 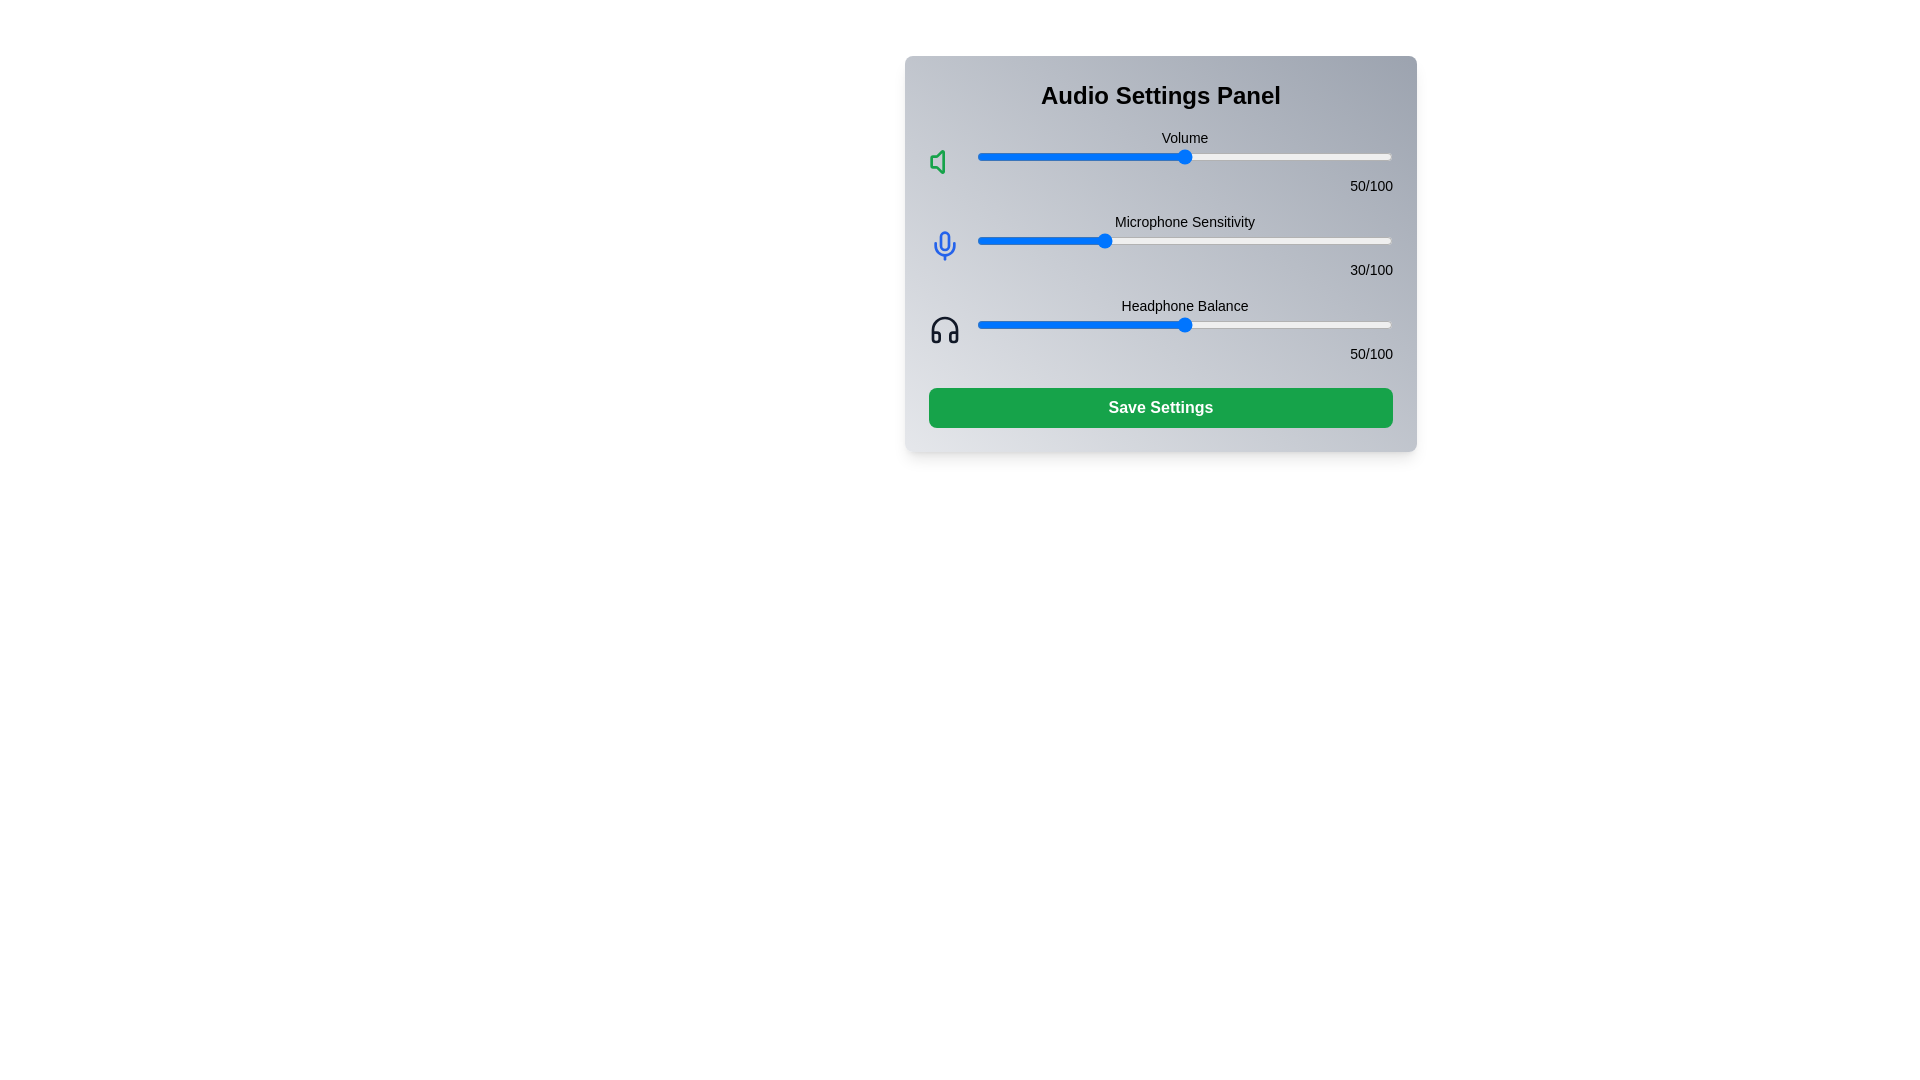 What do you see at coordinates (1122, 323) in the screenshot?
I see `the headphone balance` at bounding box center [1122, 323].